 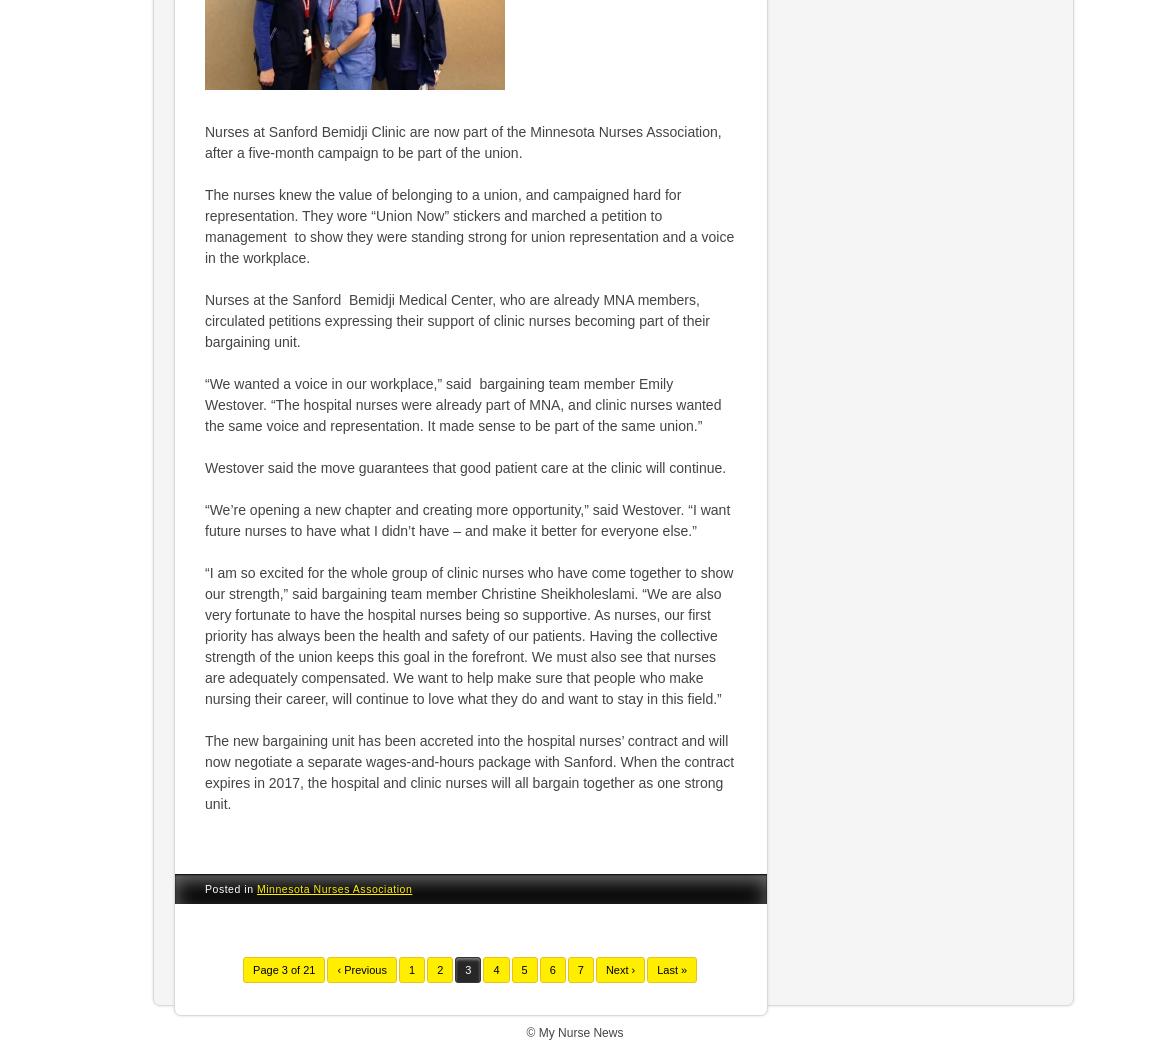 What do you see at coordinates (469, 771) in the screenshot?
I see `'The new bargaining unit has been accreted into the hospital nurses’ contract and will now negotiate a separate wages-and-hours package with Sanford. When the contract expires in 2017, the hospital and clinic nurses will all bargain together as one strong unit.'` at bounding box center [469, 771].